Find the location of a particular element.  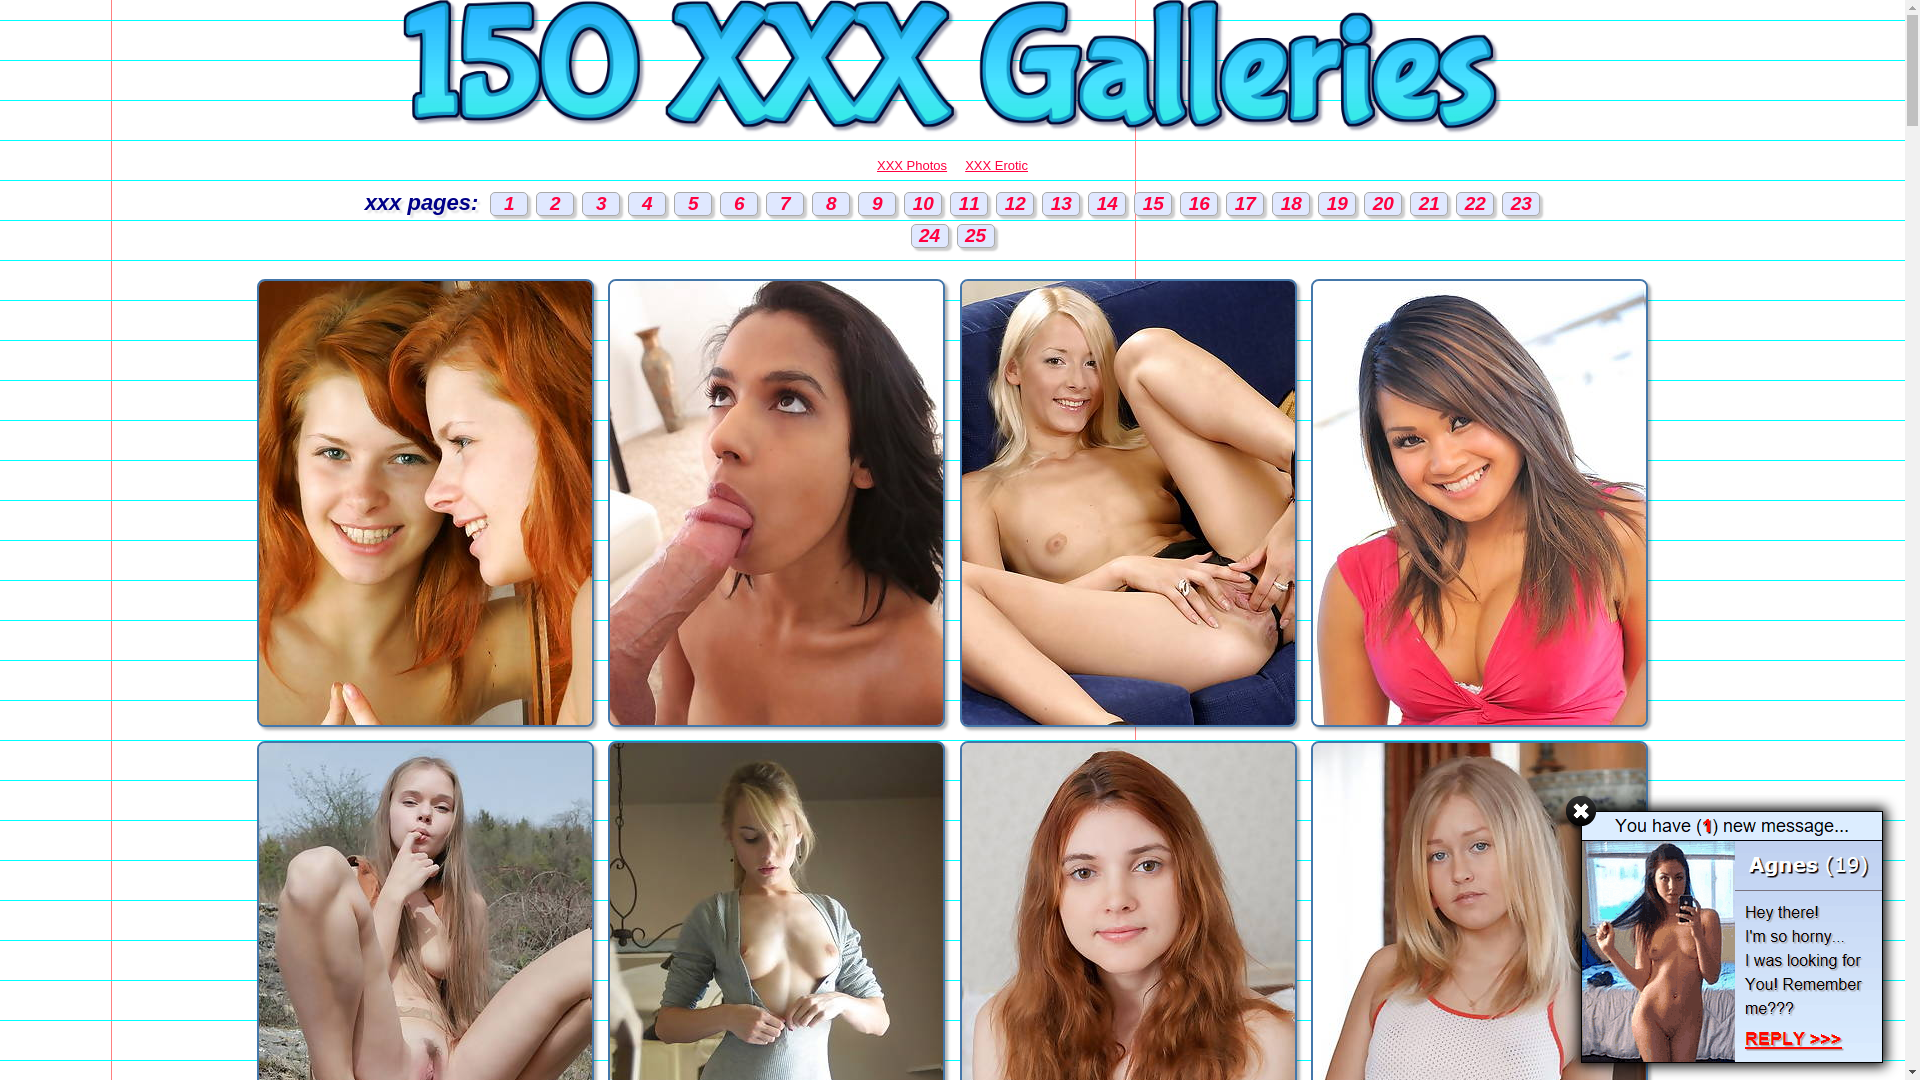

'4' is located at coordinates (647, 204).